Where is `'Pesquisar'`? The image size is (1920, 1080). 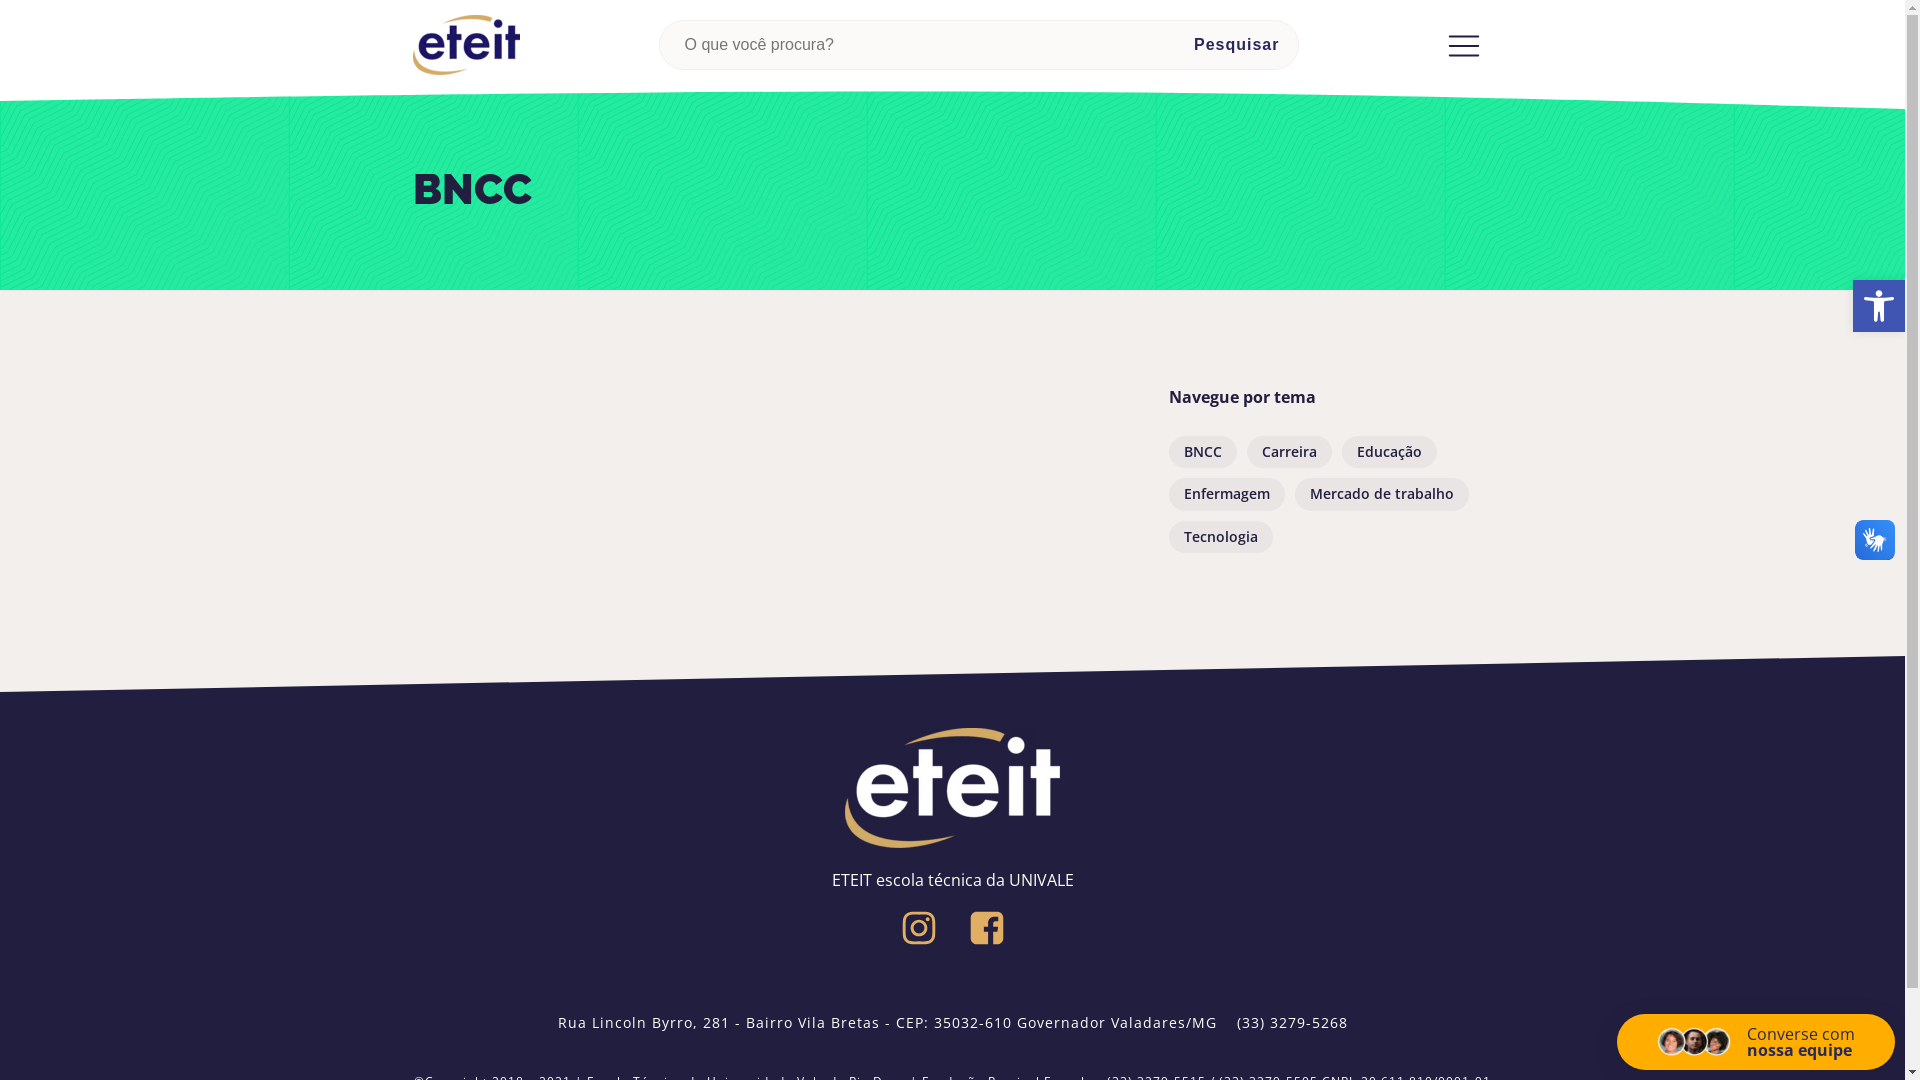
'Pesquisar' is located at coordinates (1235, 45).